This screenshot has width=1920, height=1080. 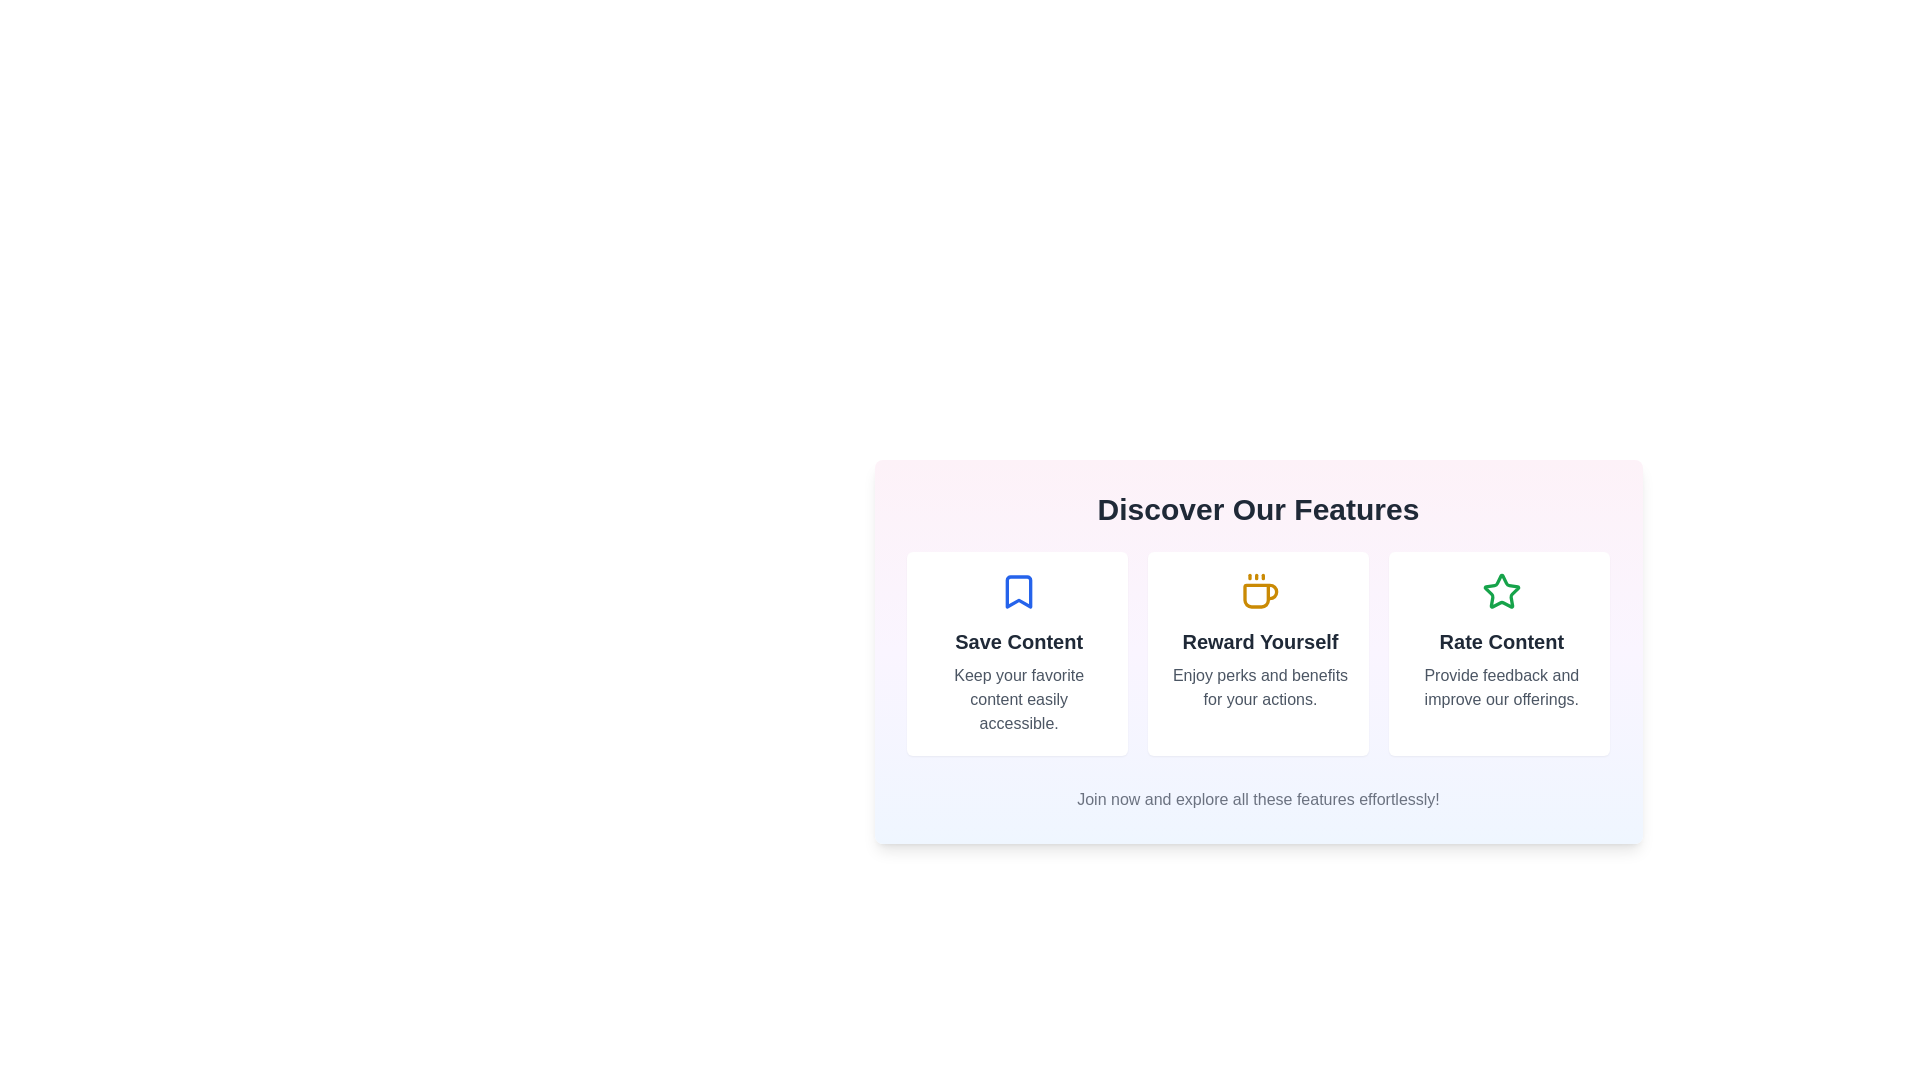 I want to click on the bookmark icon located at the top center of the 'Save Content' card under the 'Discover Our Features' section, so click(x=1019, y=590).